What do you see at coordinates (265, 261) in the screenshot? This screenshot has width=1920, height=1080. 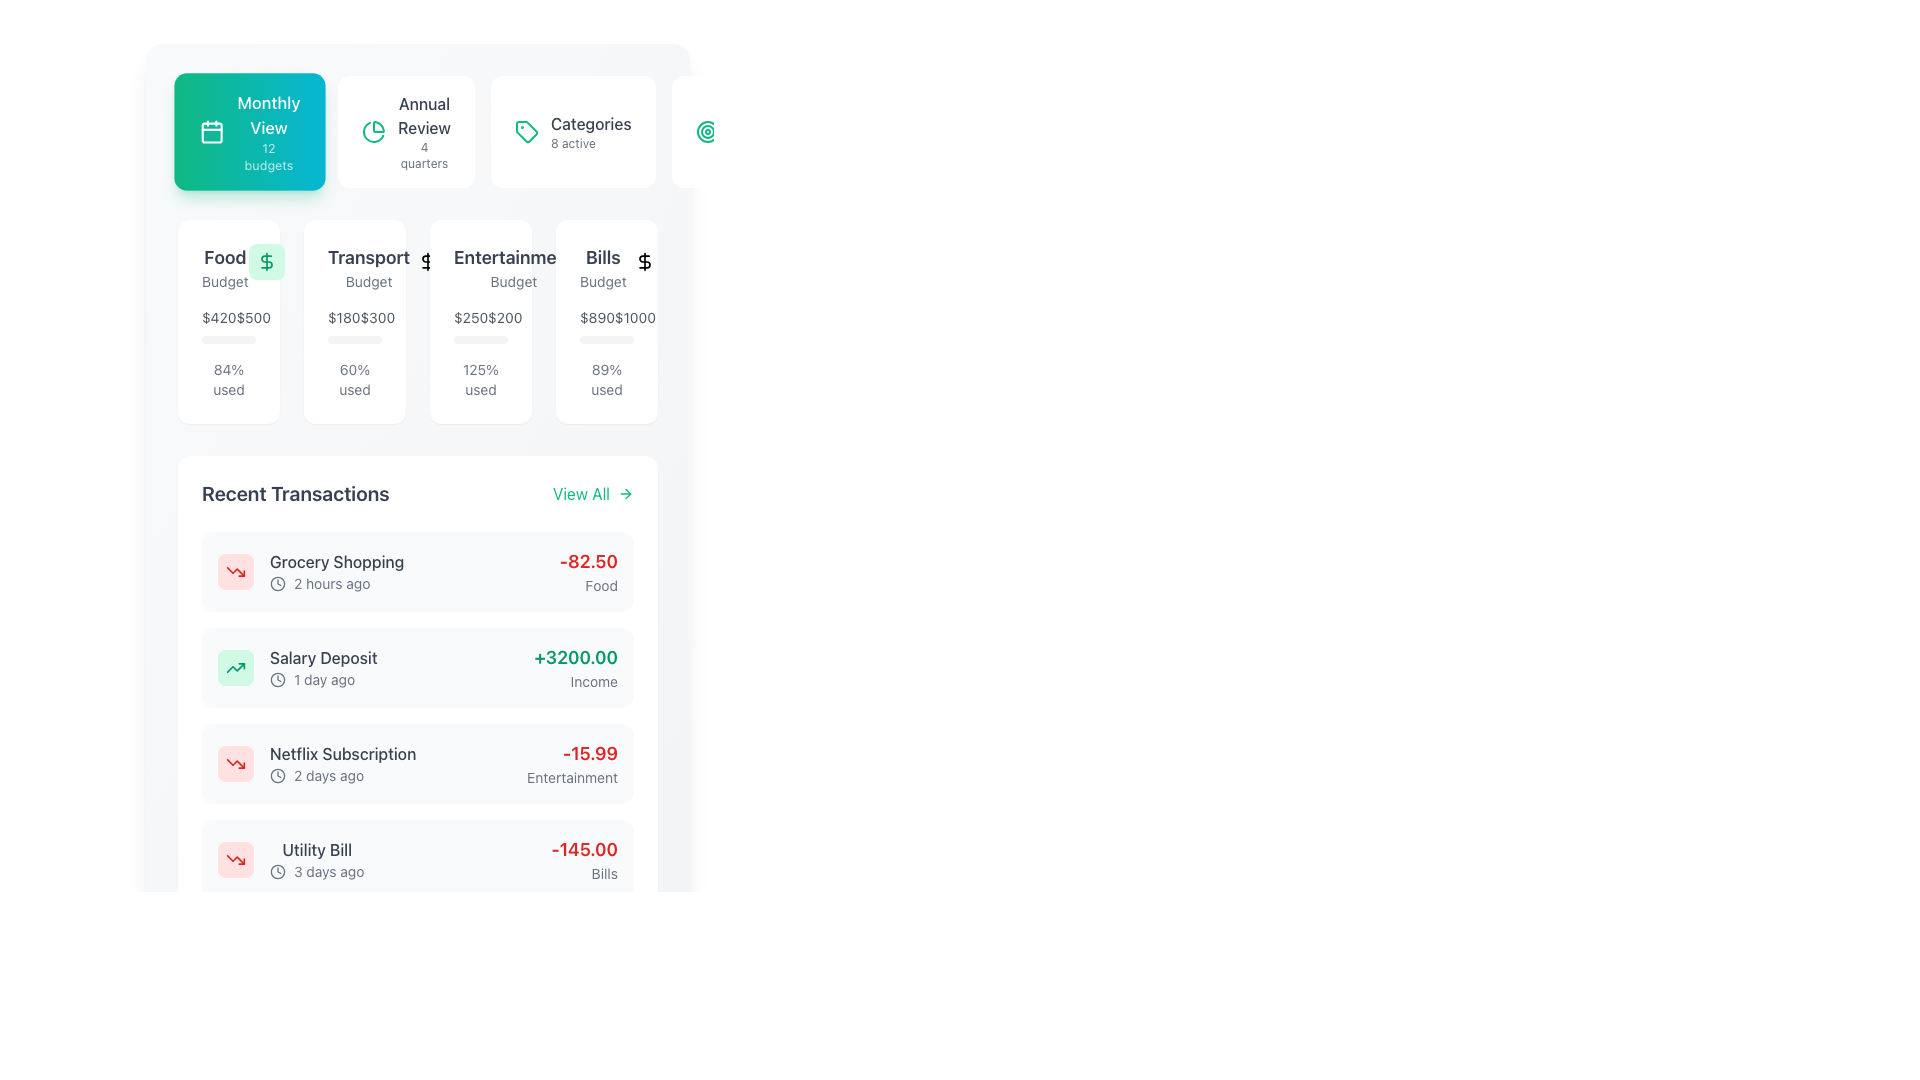 I see `the monetary icon representing the 'Food' category located to the right of the 'Food' text under the 'Food Budget' section` at bounding box center [265, 261].